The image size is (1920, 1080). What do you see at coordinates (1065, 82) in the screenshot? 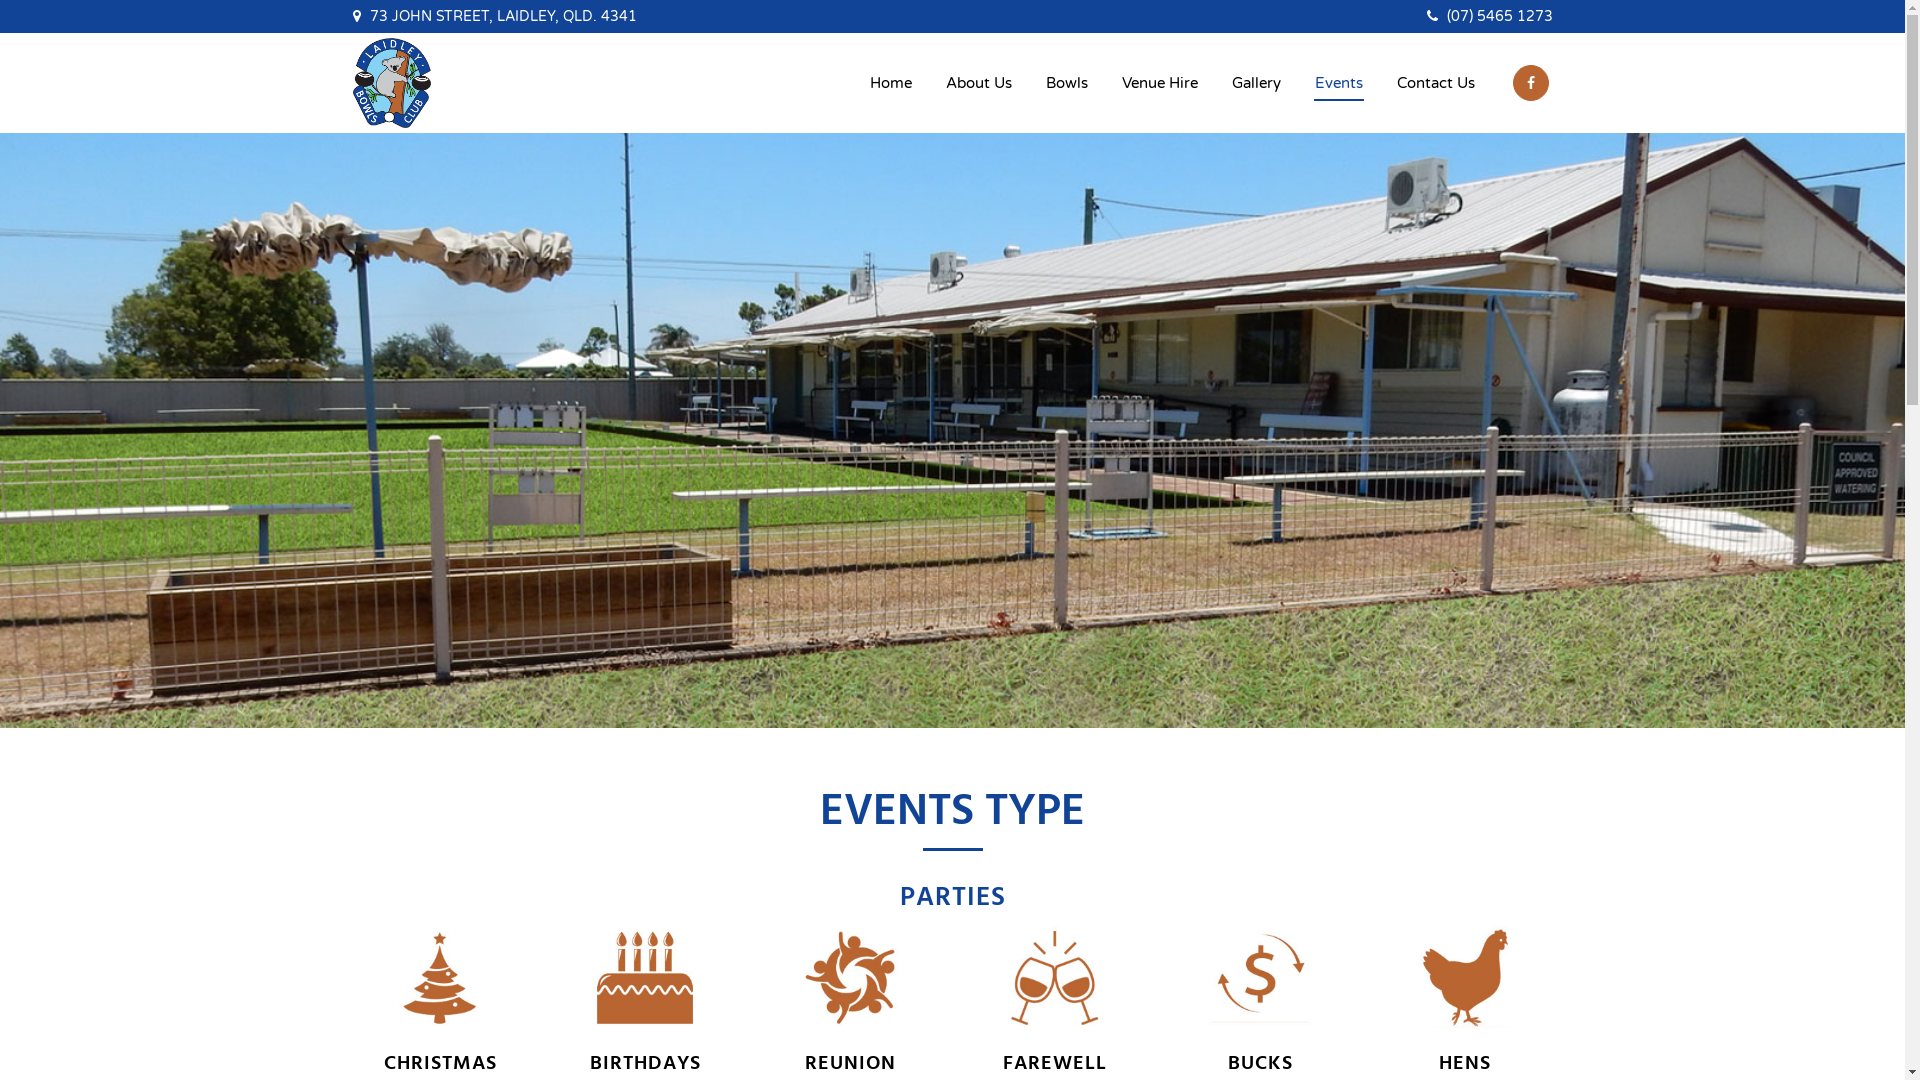
I see `'Bowls'` at bounding box center [1065, 82].